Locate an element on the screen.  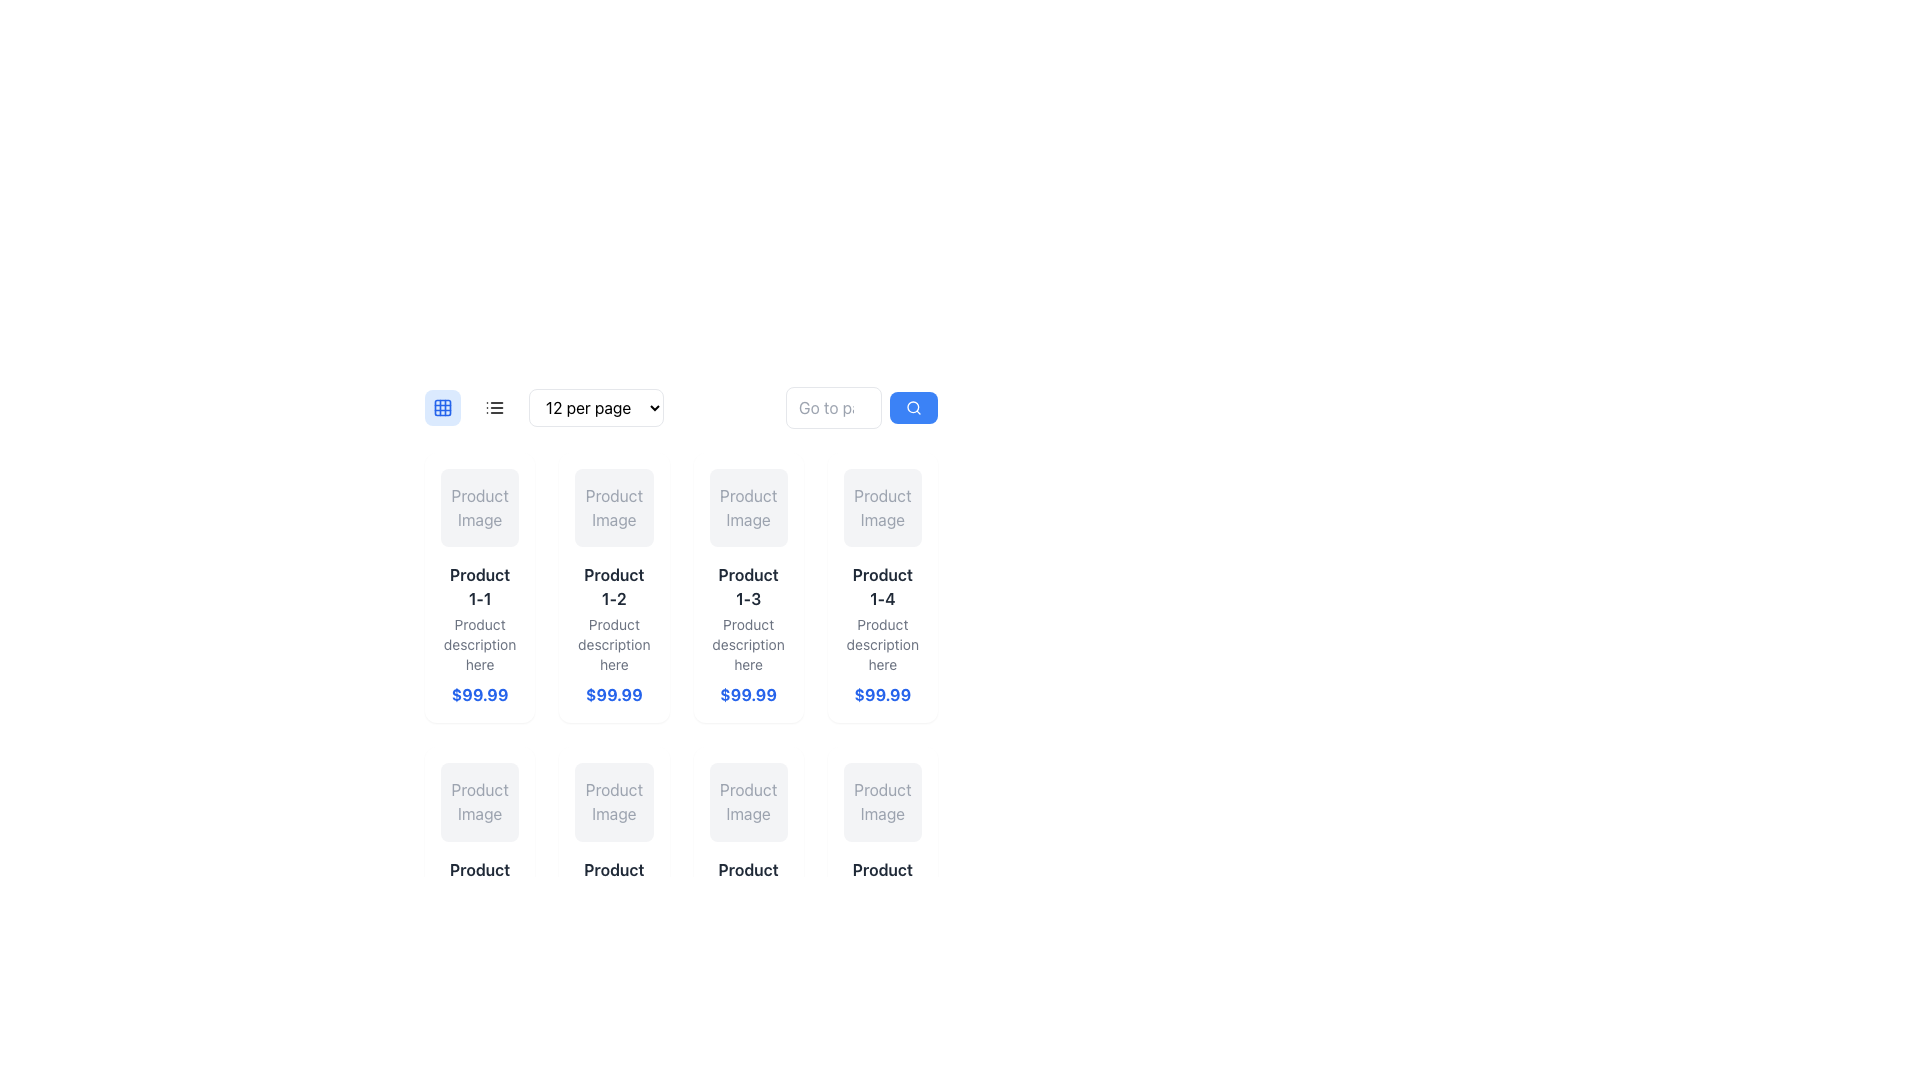
the dropdown menu located centrally aligned in the toolbar section above the main content grid is located at coordinates (681, 407).